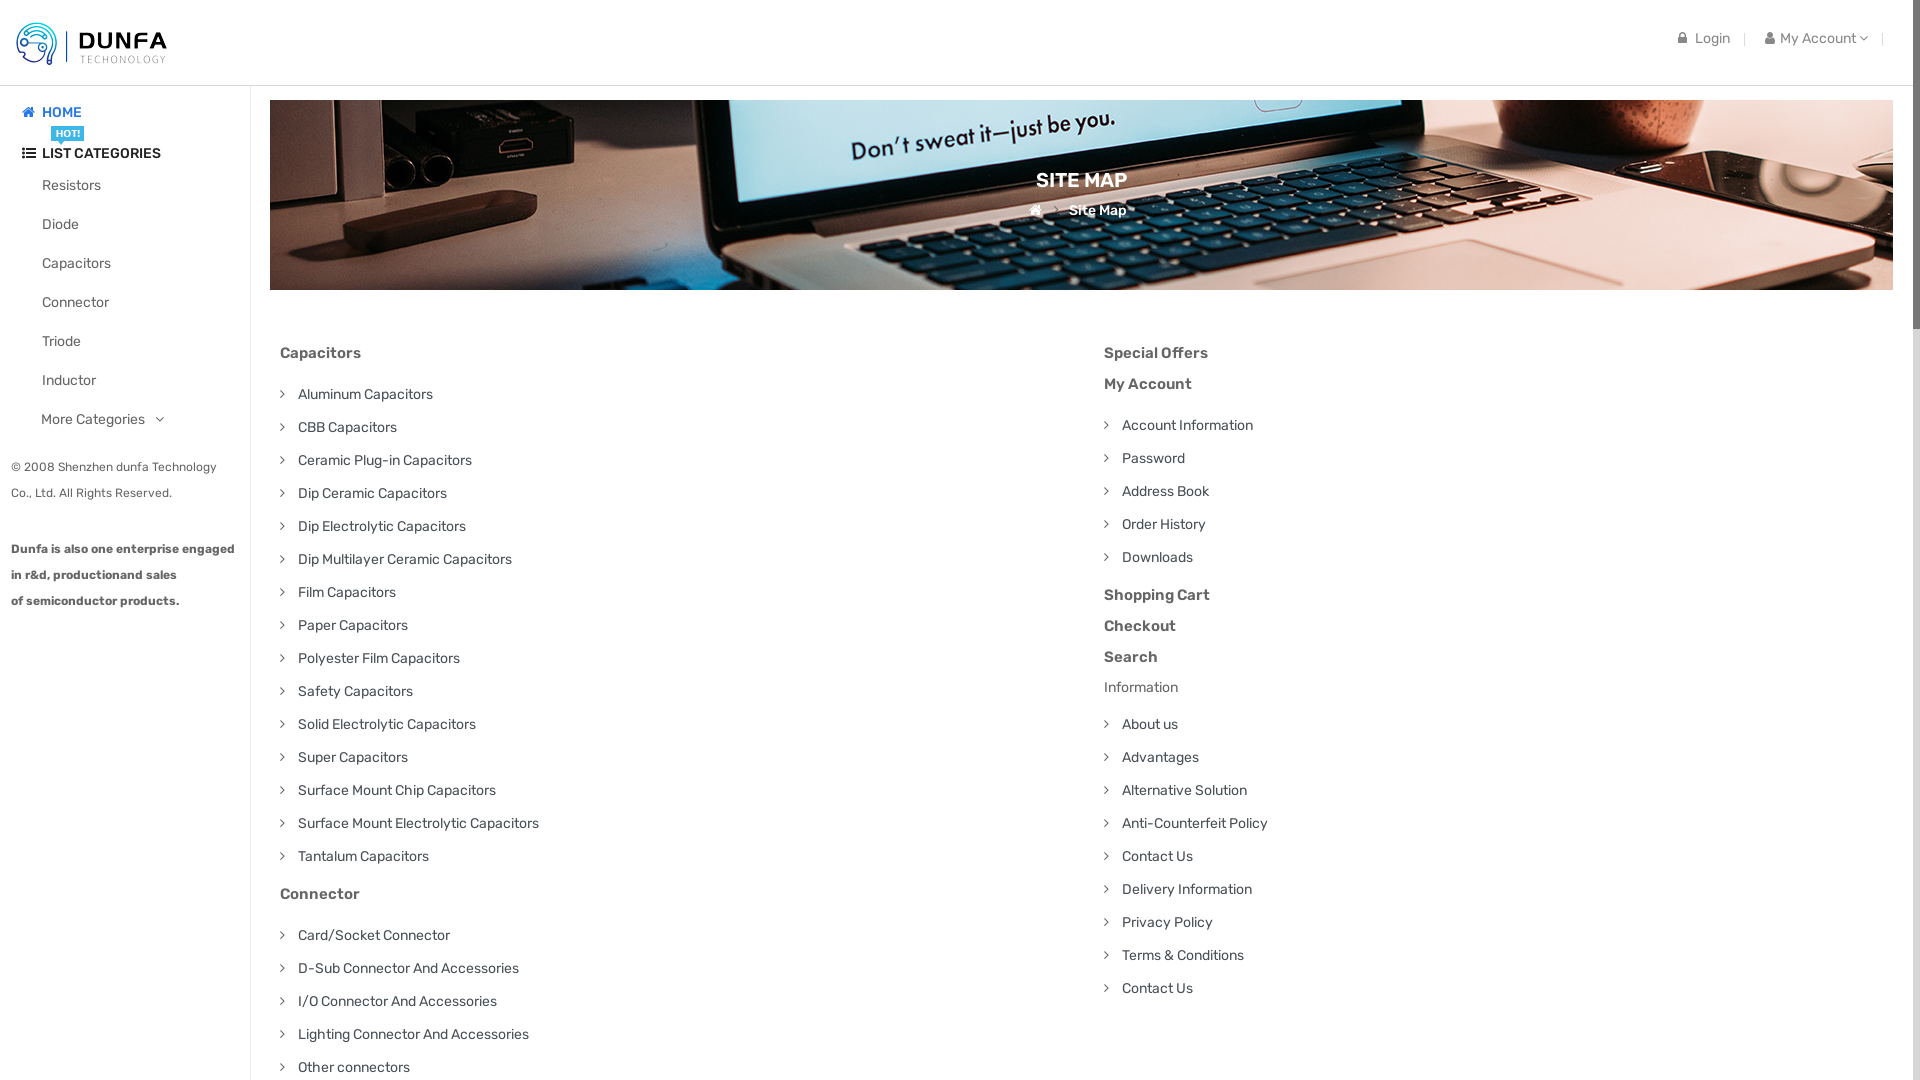 This screenshot has width=1920, height=1080. What do you see at coordinates (417, 823) in the screenshot?
I see `'Surface Mount Electrolytic Capacitors'` at bounding box center [417, 823].